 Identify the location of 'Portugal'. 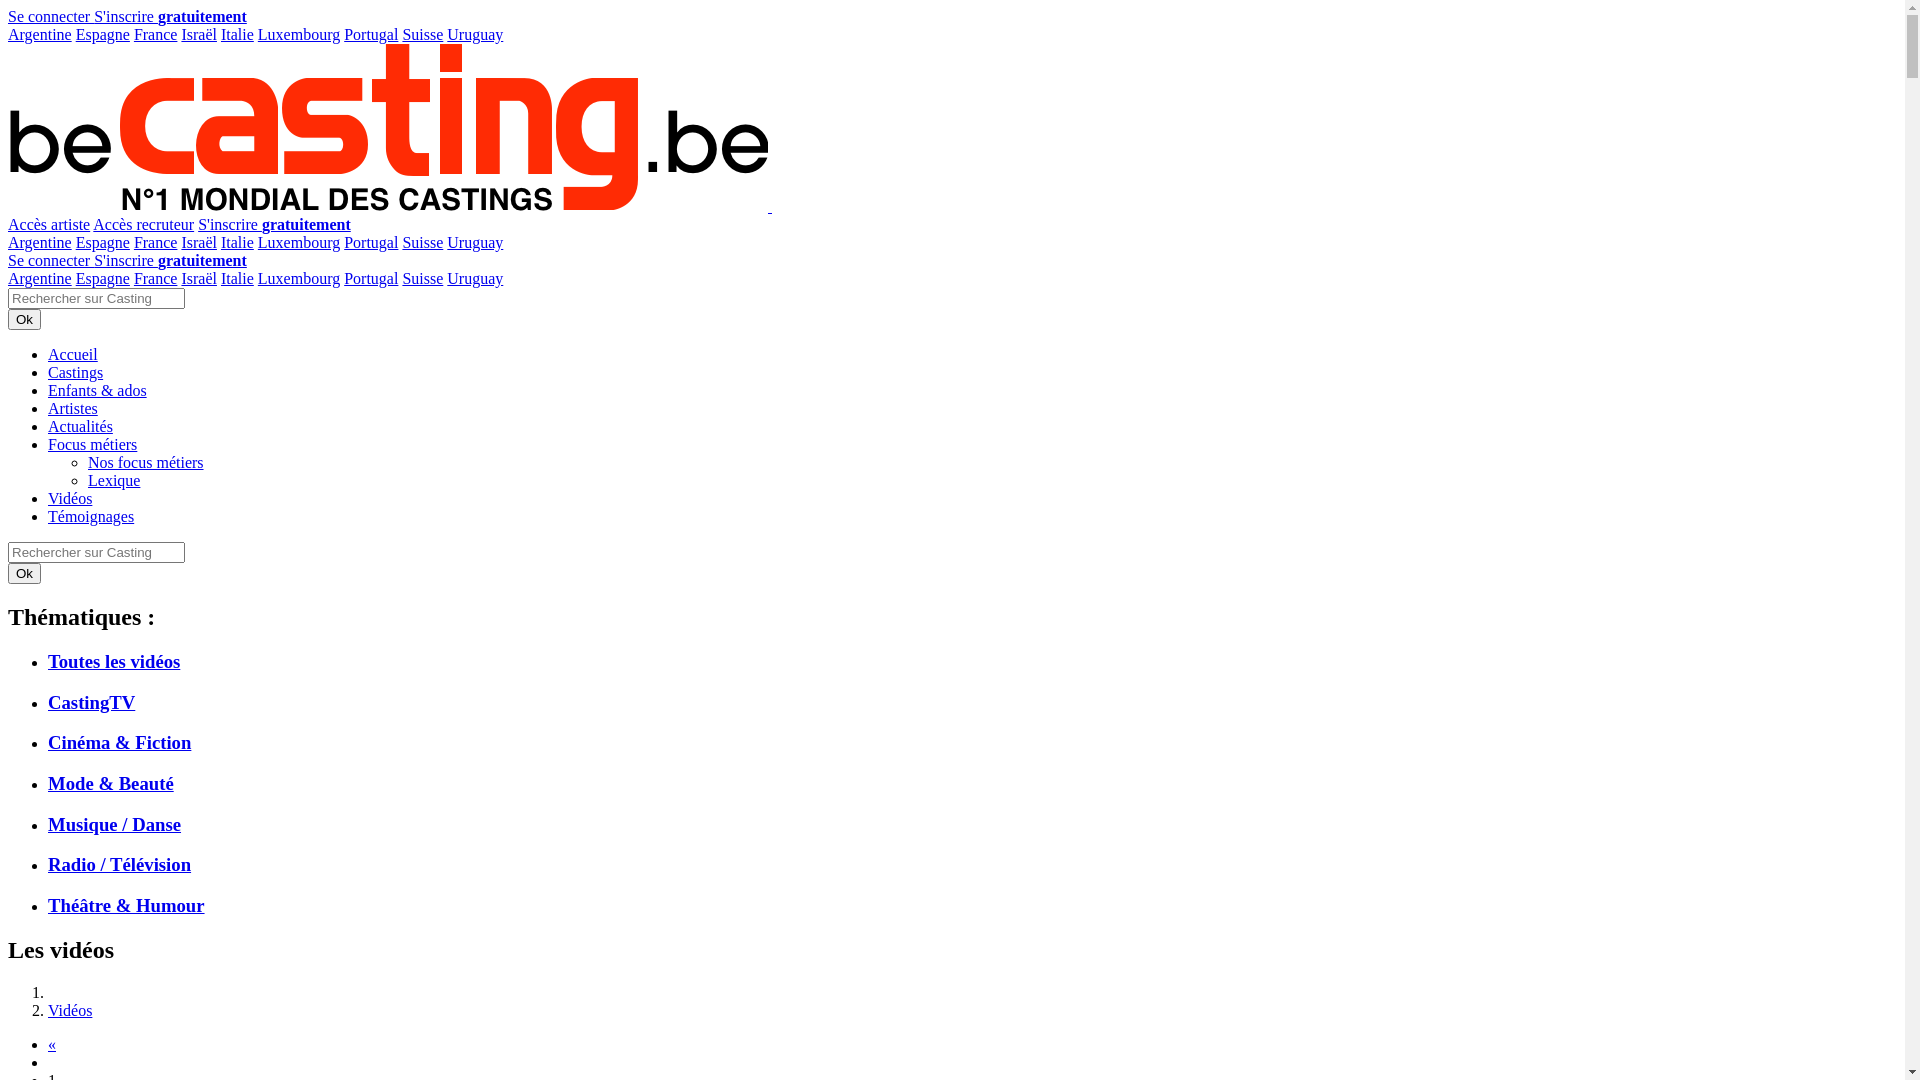
(370, 34).